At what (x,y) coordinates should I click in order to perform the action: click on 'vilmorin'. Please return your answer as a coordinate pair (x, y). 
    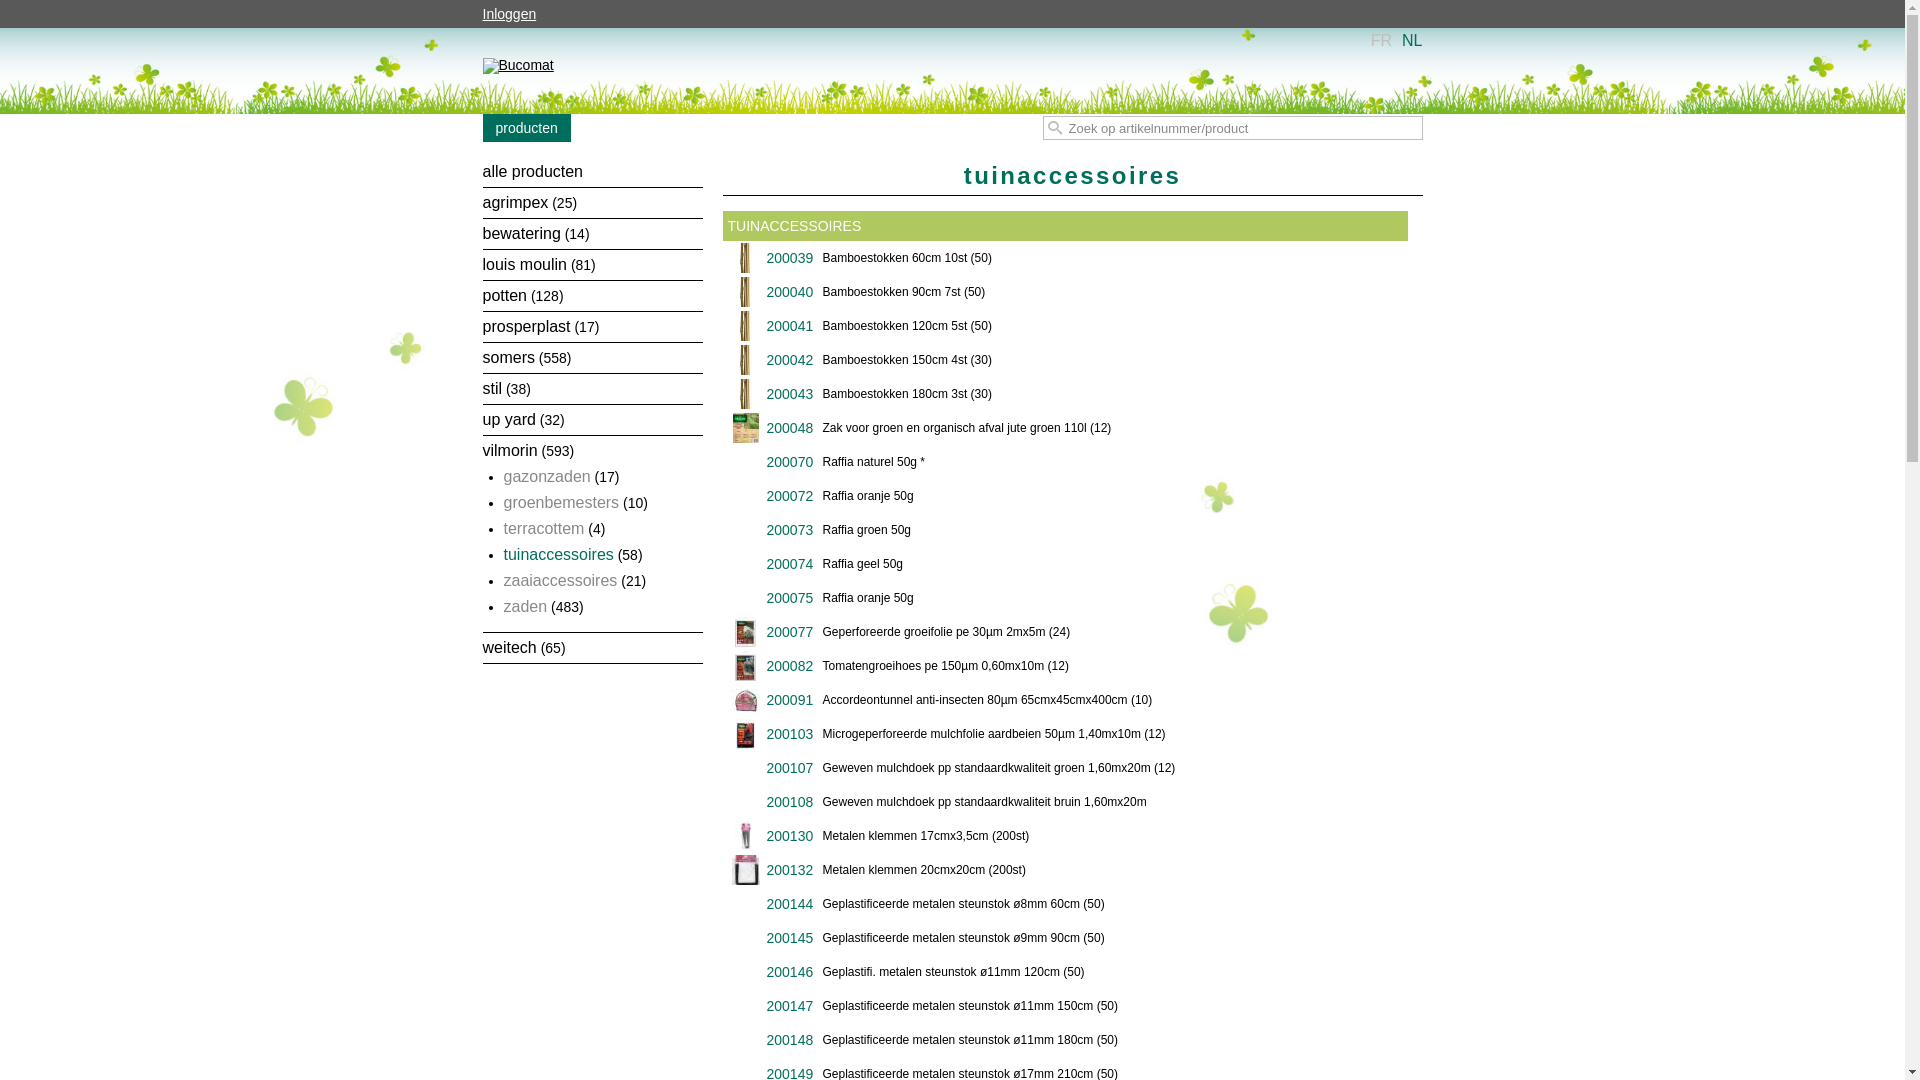
    Looking at the image, I should click on (509, 450).